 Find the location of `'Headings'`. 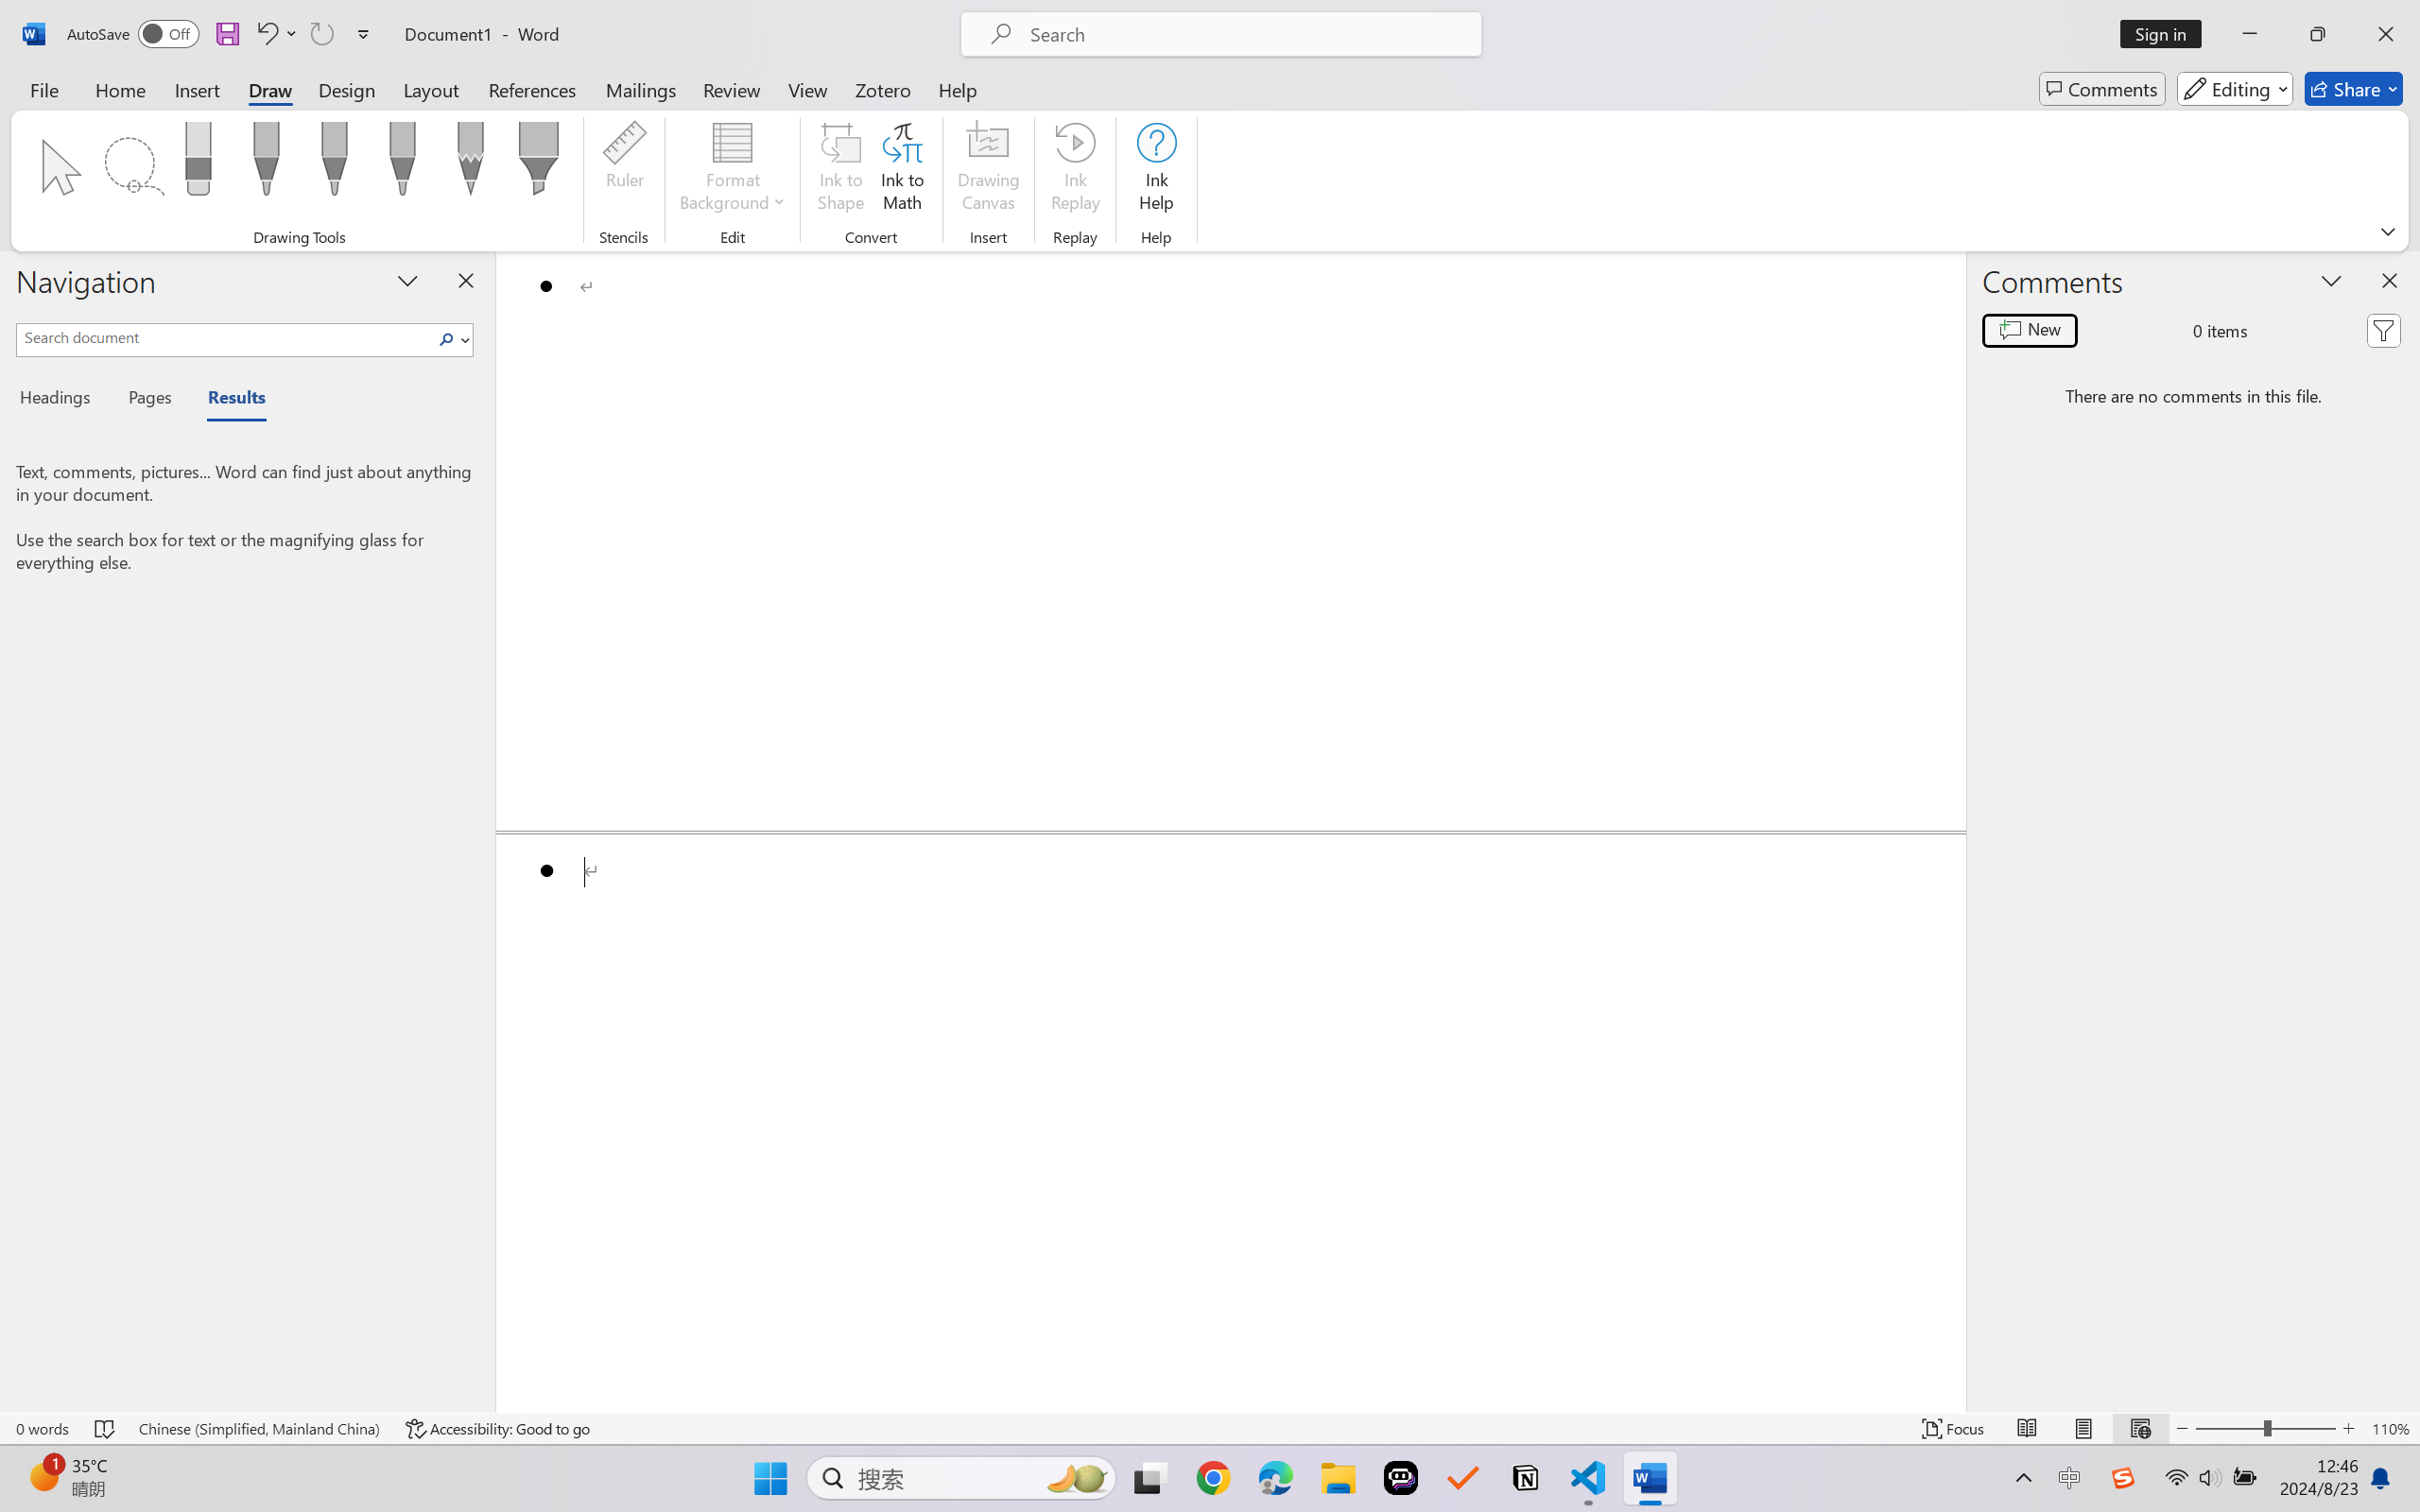

'Headings' is located at coordinates (61, 401).